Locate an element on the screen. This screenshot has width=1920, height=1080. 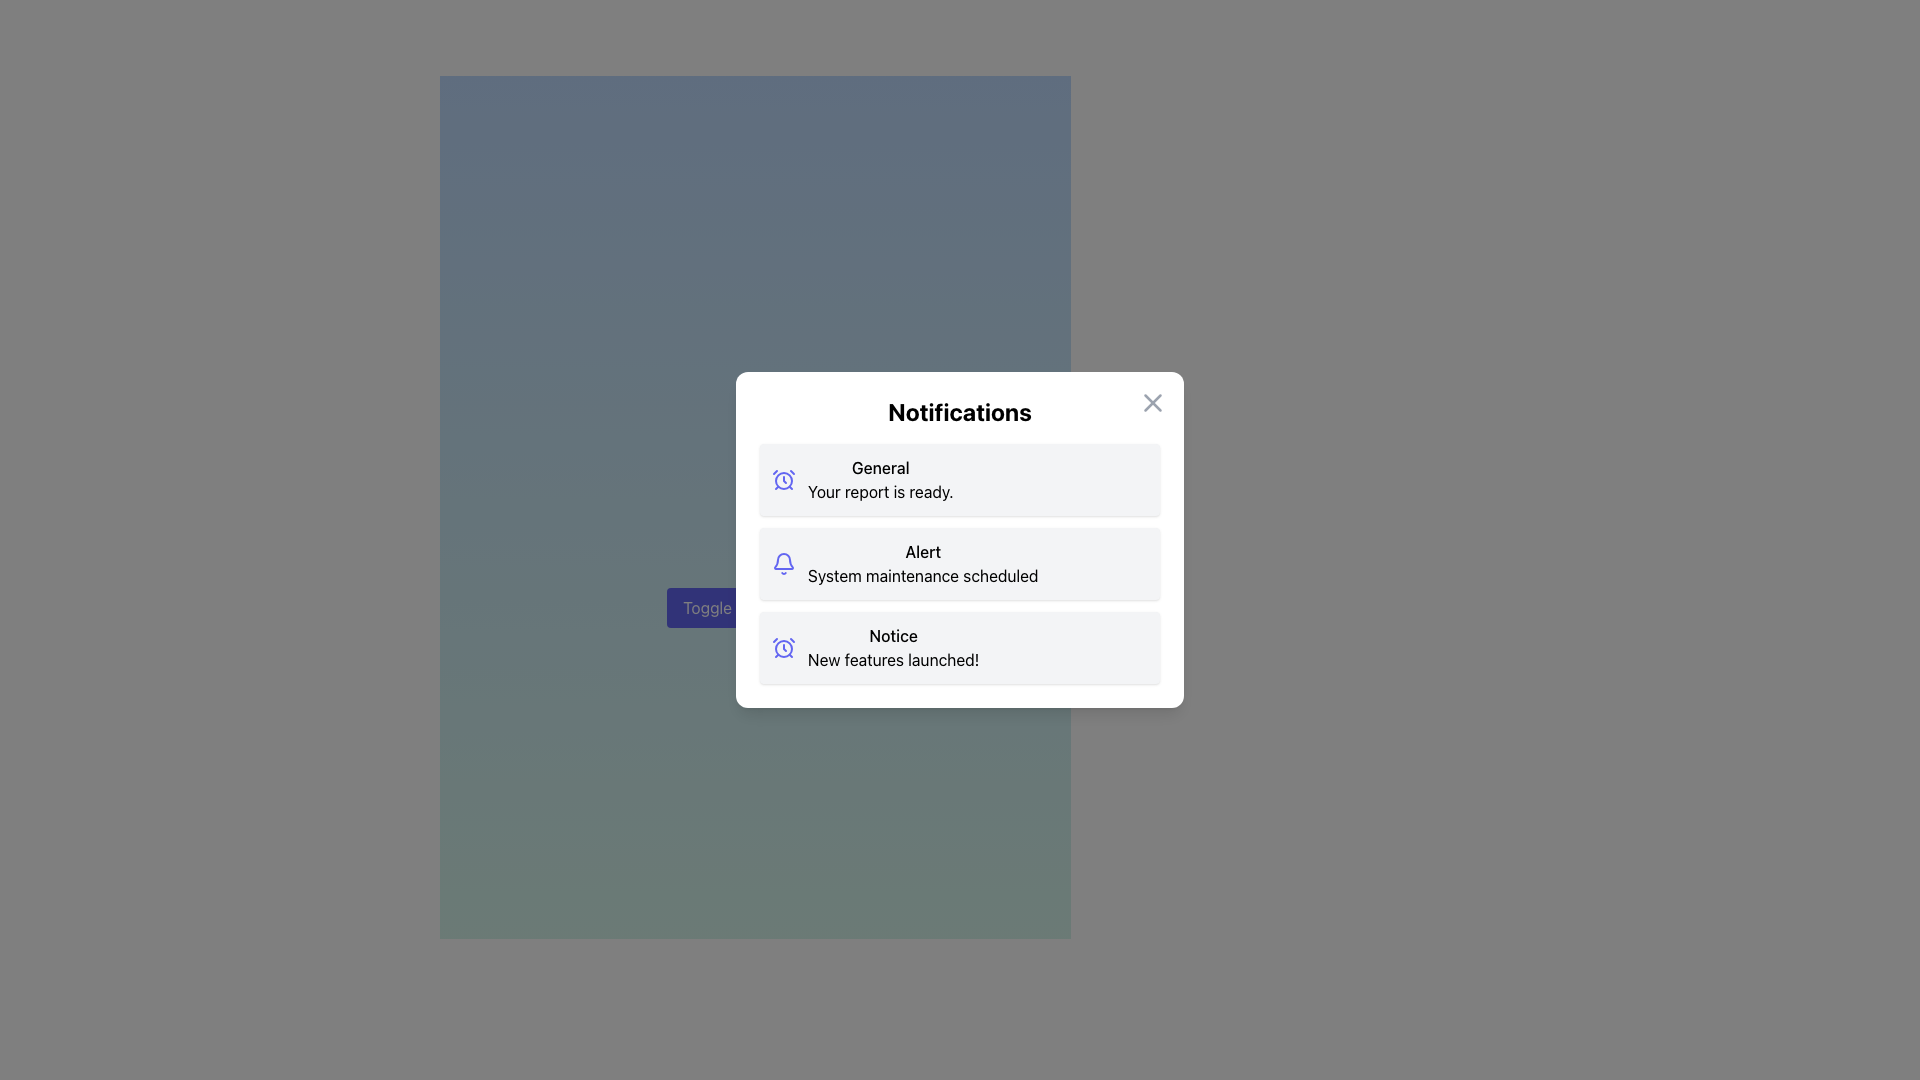
the notification item with the bell icon and the title 'Alert' to acknowledge or act on the notification is located at coordinates (960, 563).